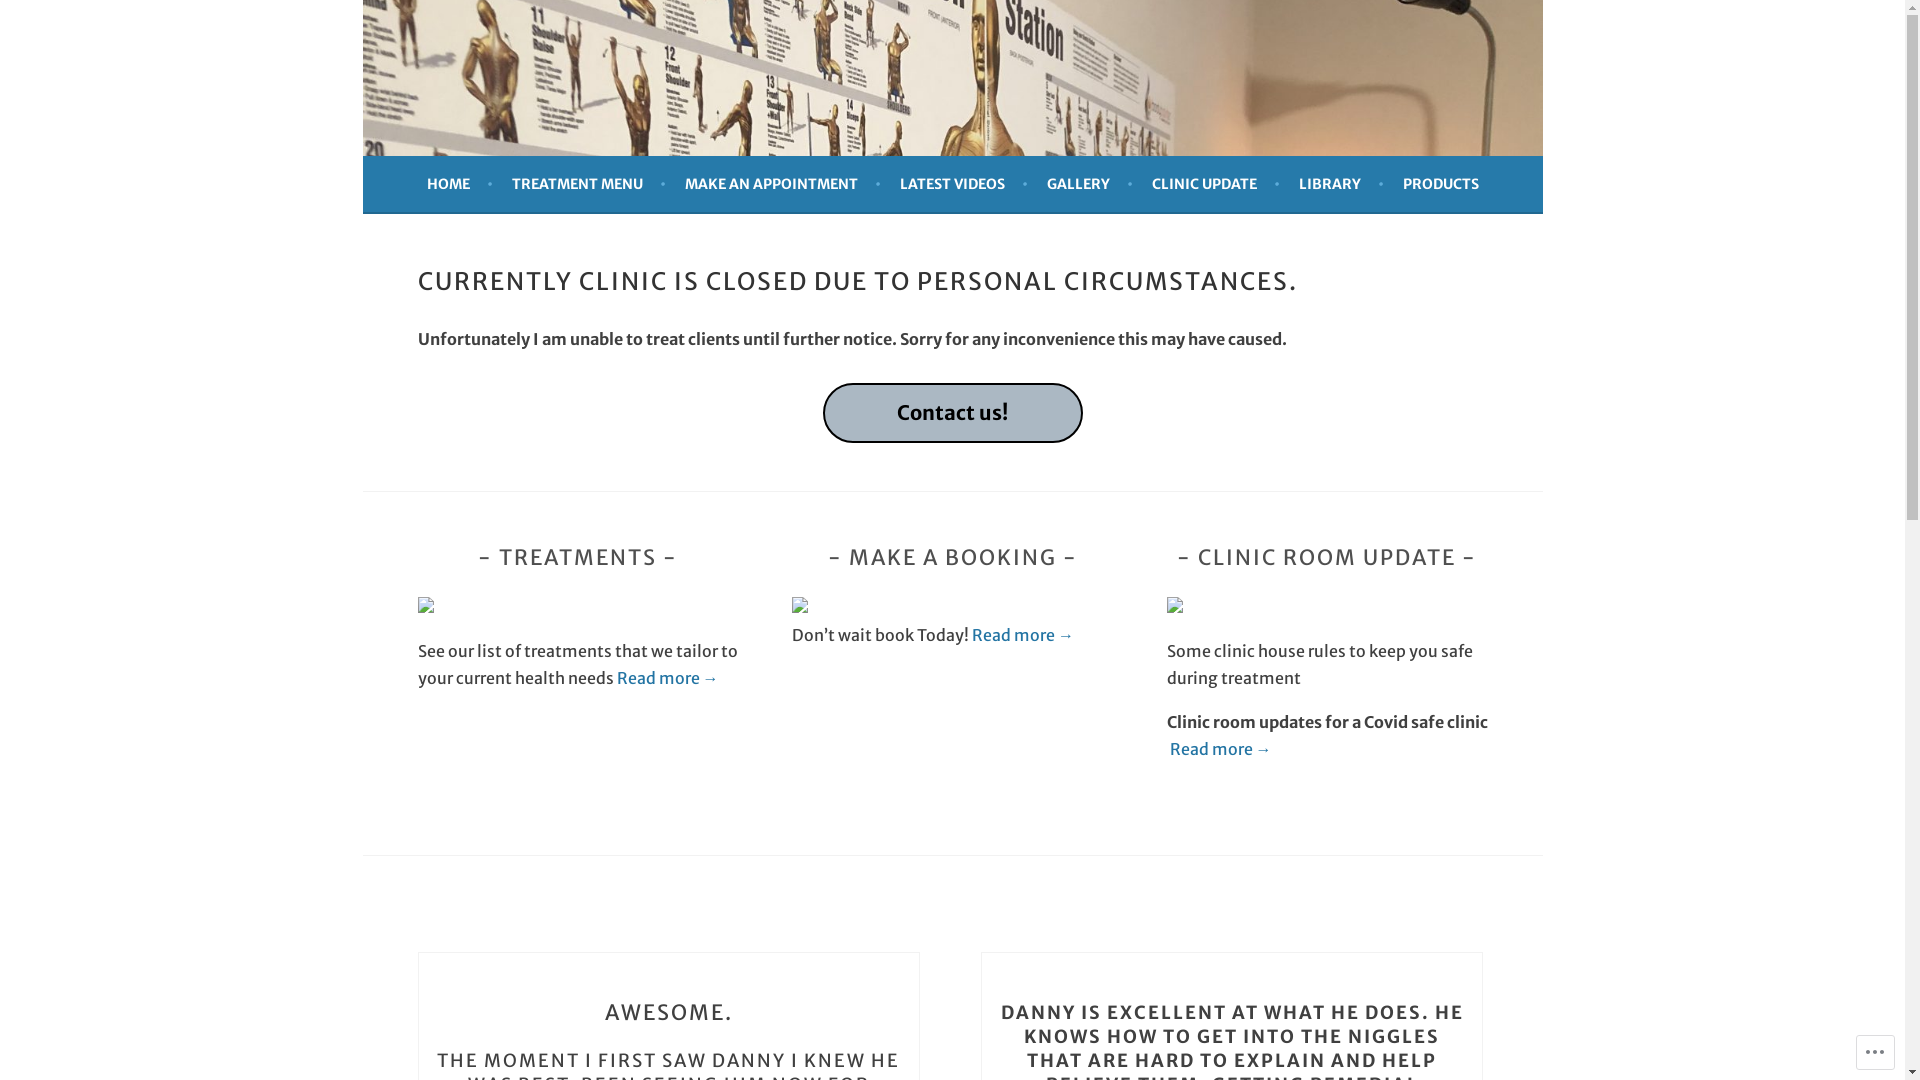  What do you see at coordinates (781, 184) in the screenshot?
I see `'MAKE AN APPOINTMENT'` at bounding box center [781, 184].